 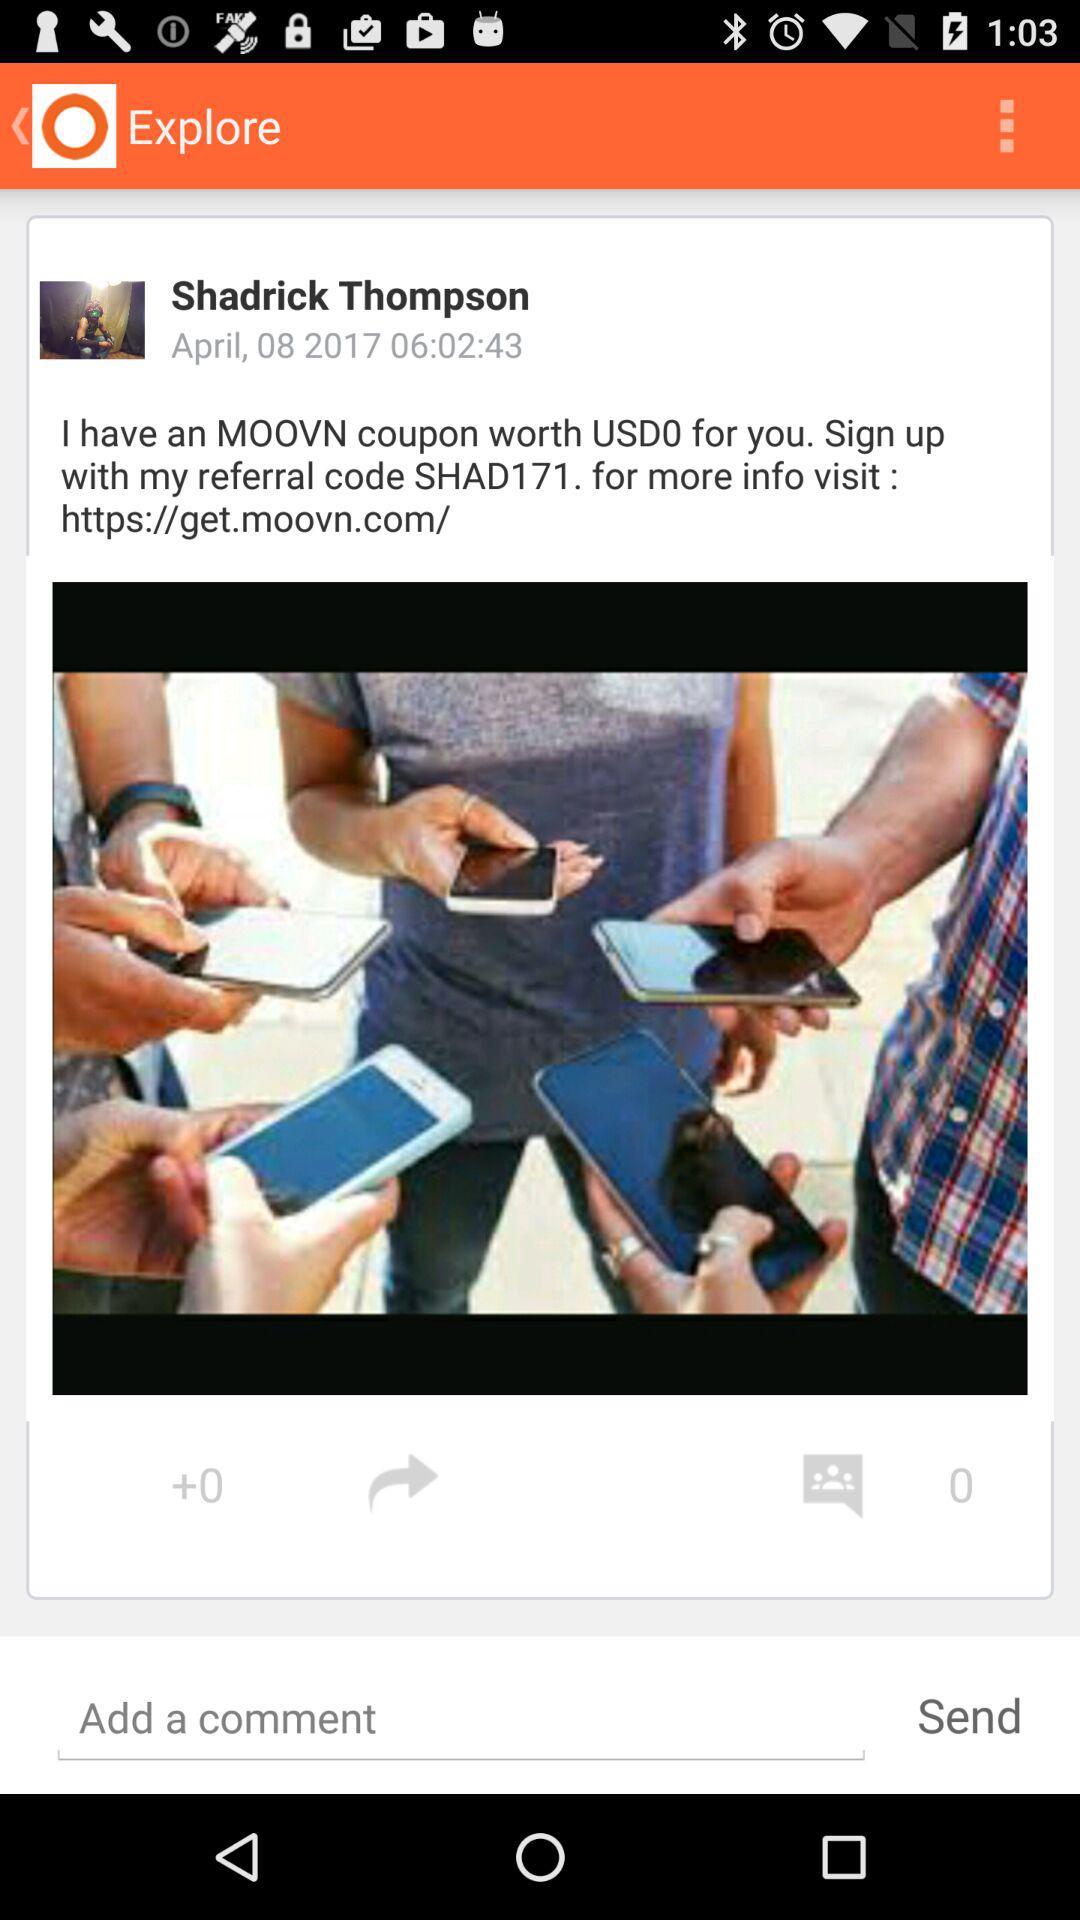 What do you see at coordinates (968, 1714) in the screenshot?
I see `app below the no activity!` at bounding box center [968, 1714].